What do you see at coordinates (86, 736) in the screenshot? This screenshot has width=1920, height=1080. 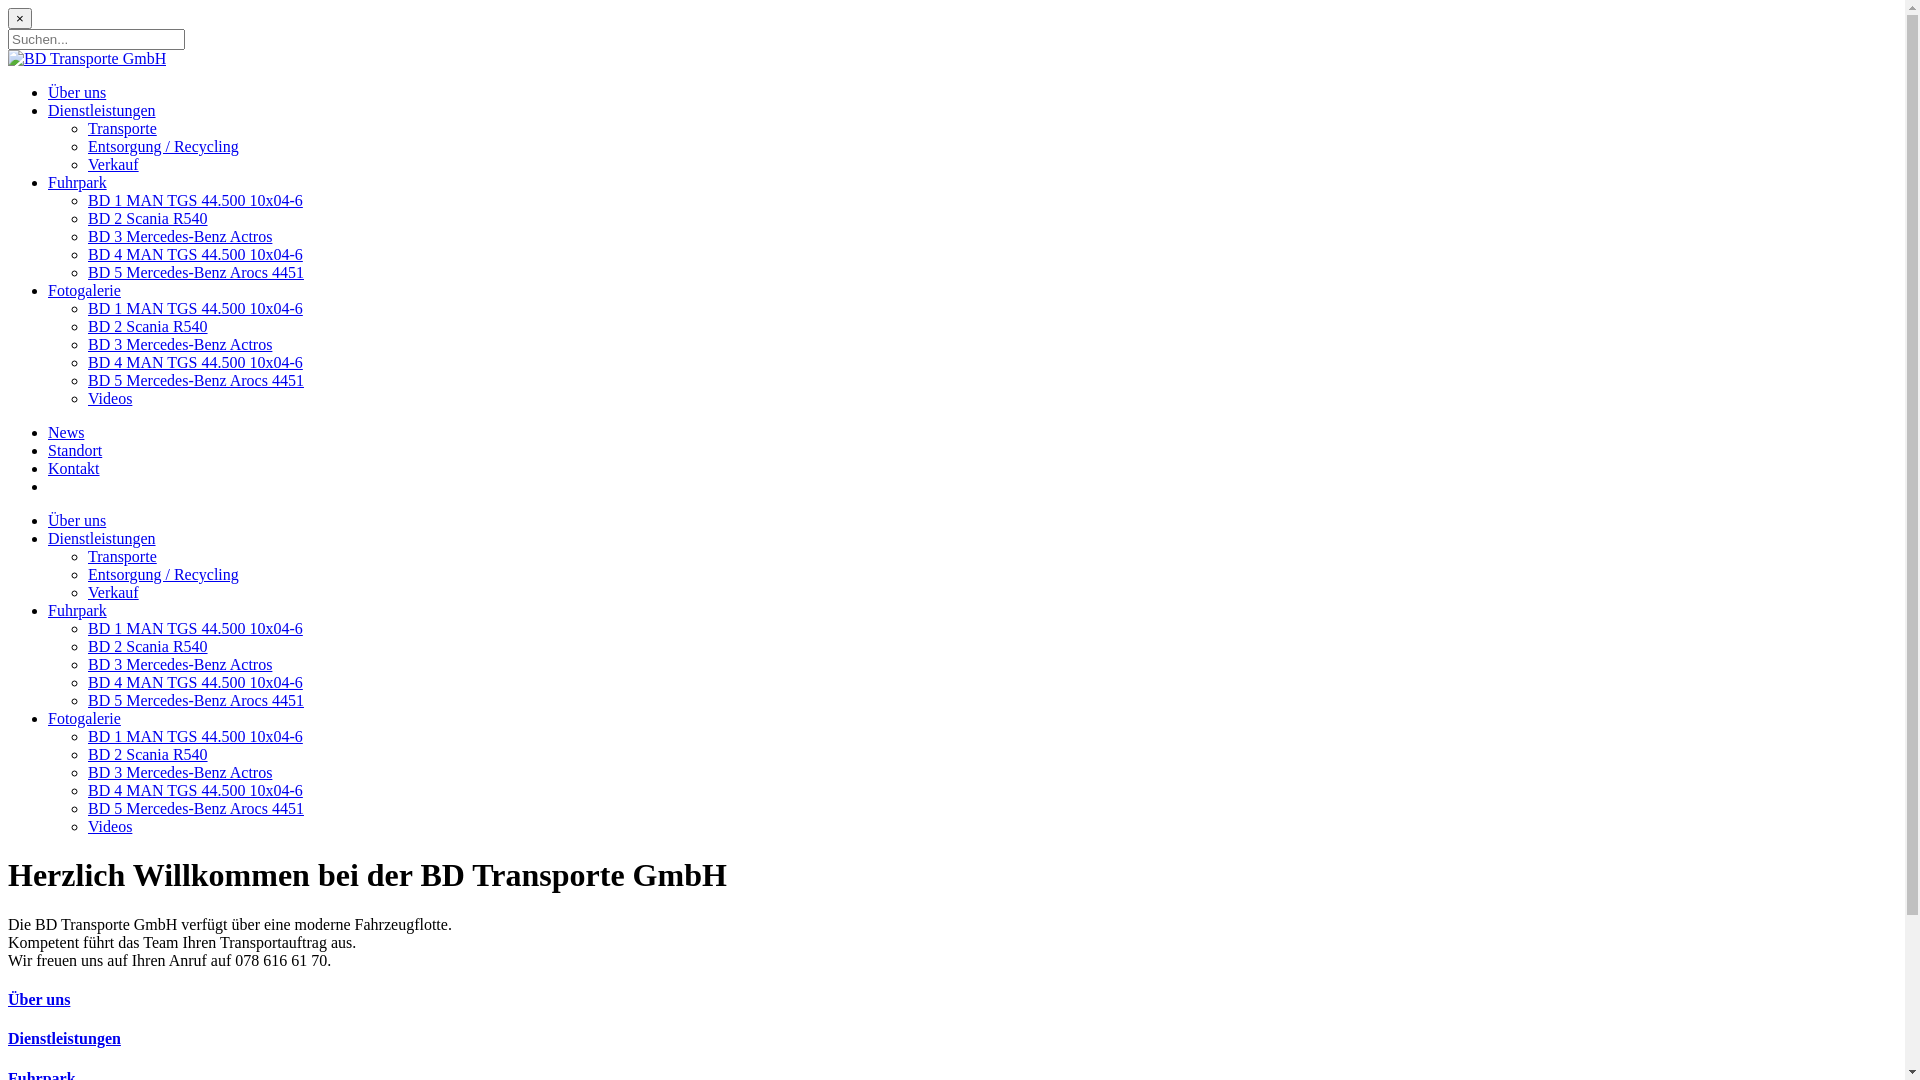 I see `'BD 1 MAN TGS 44.500 10x04-6'` at bounding box center [86, 736].